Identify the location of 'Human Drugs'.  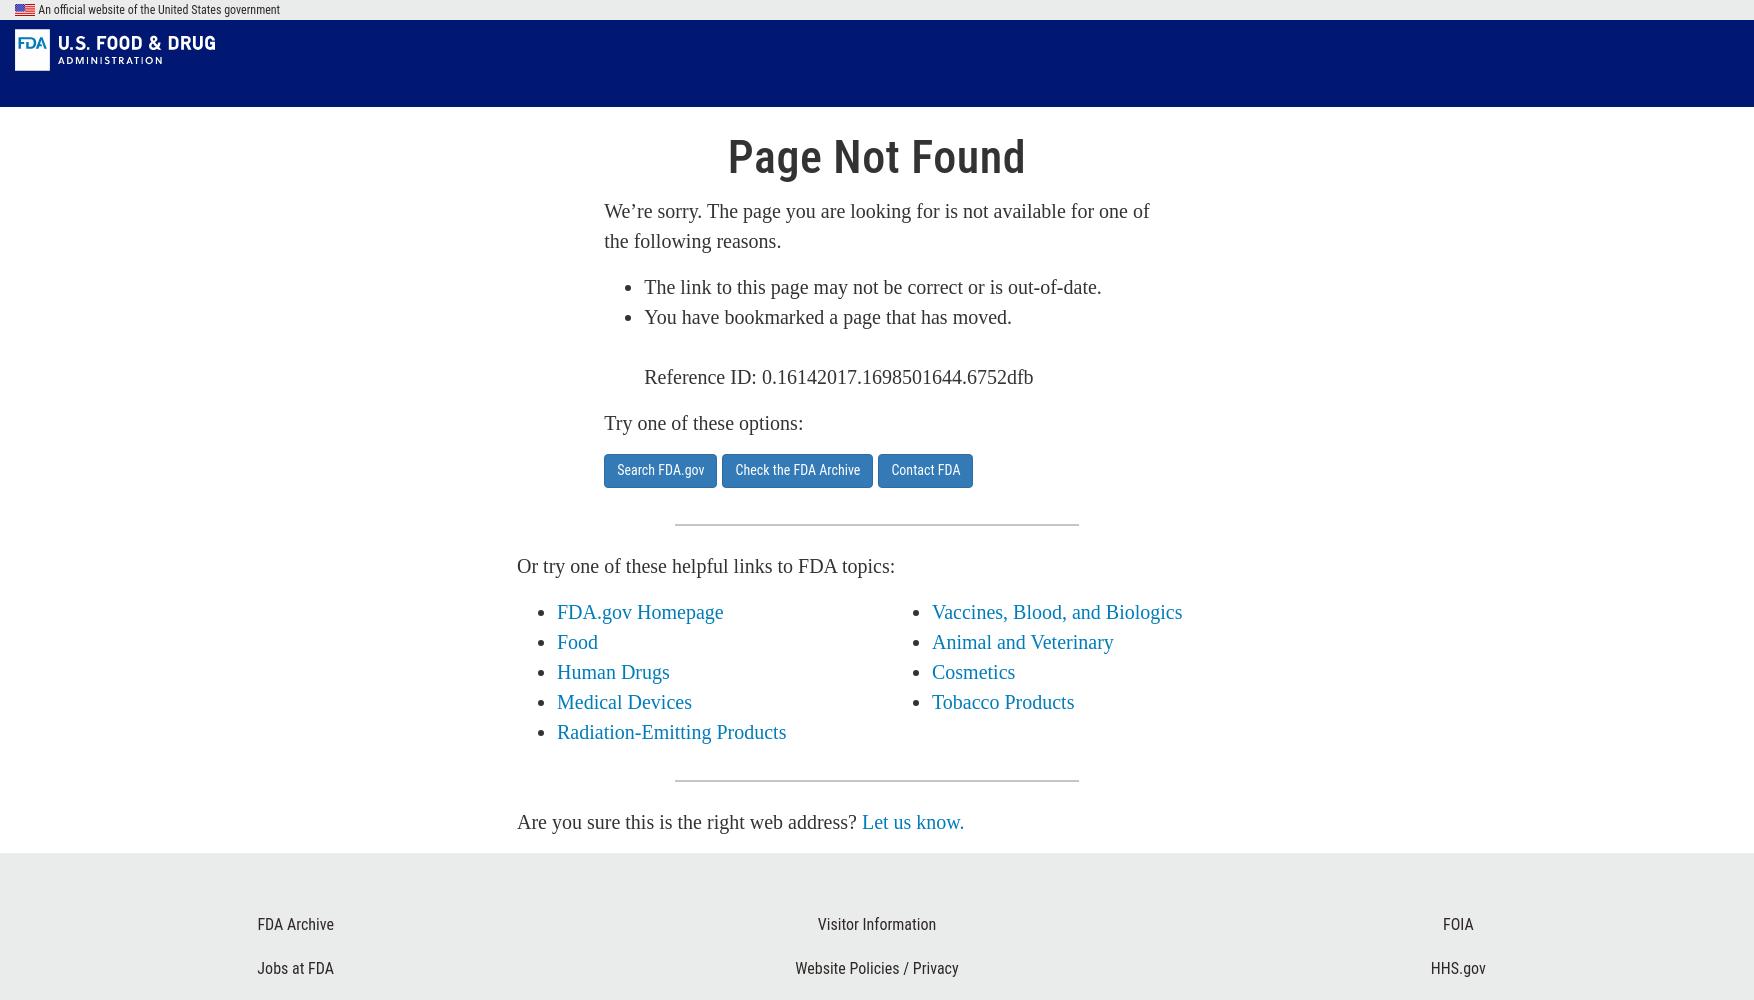
(613, 672).